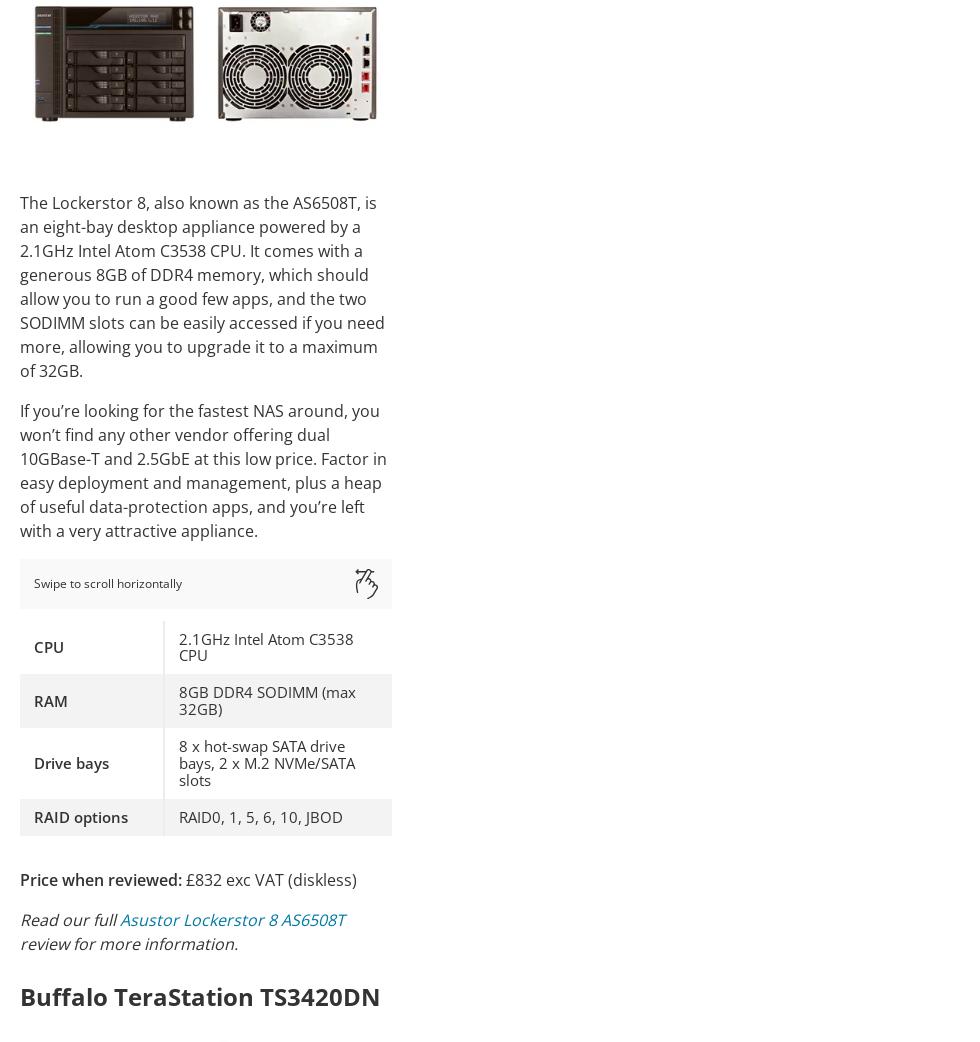 The height and width of the screenshot is (1042, 980). Describe the element at coordinates (101, 878) in the screenshot. I see `'Price when reviewed:'` at that location.